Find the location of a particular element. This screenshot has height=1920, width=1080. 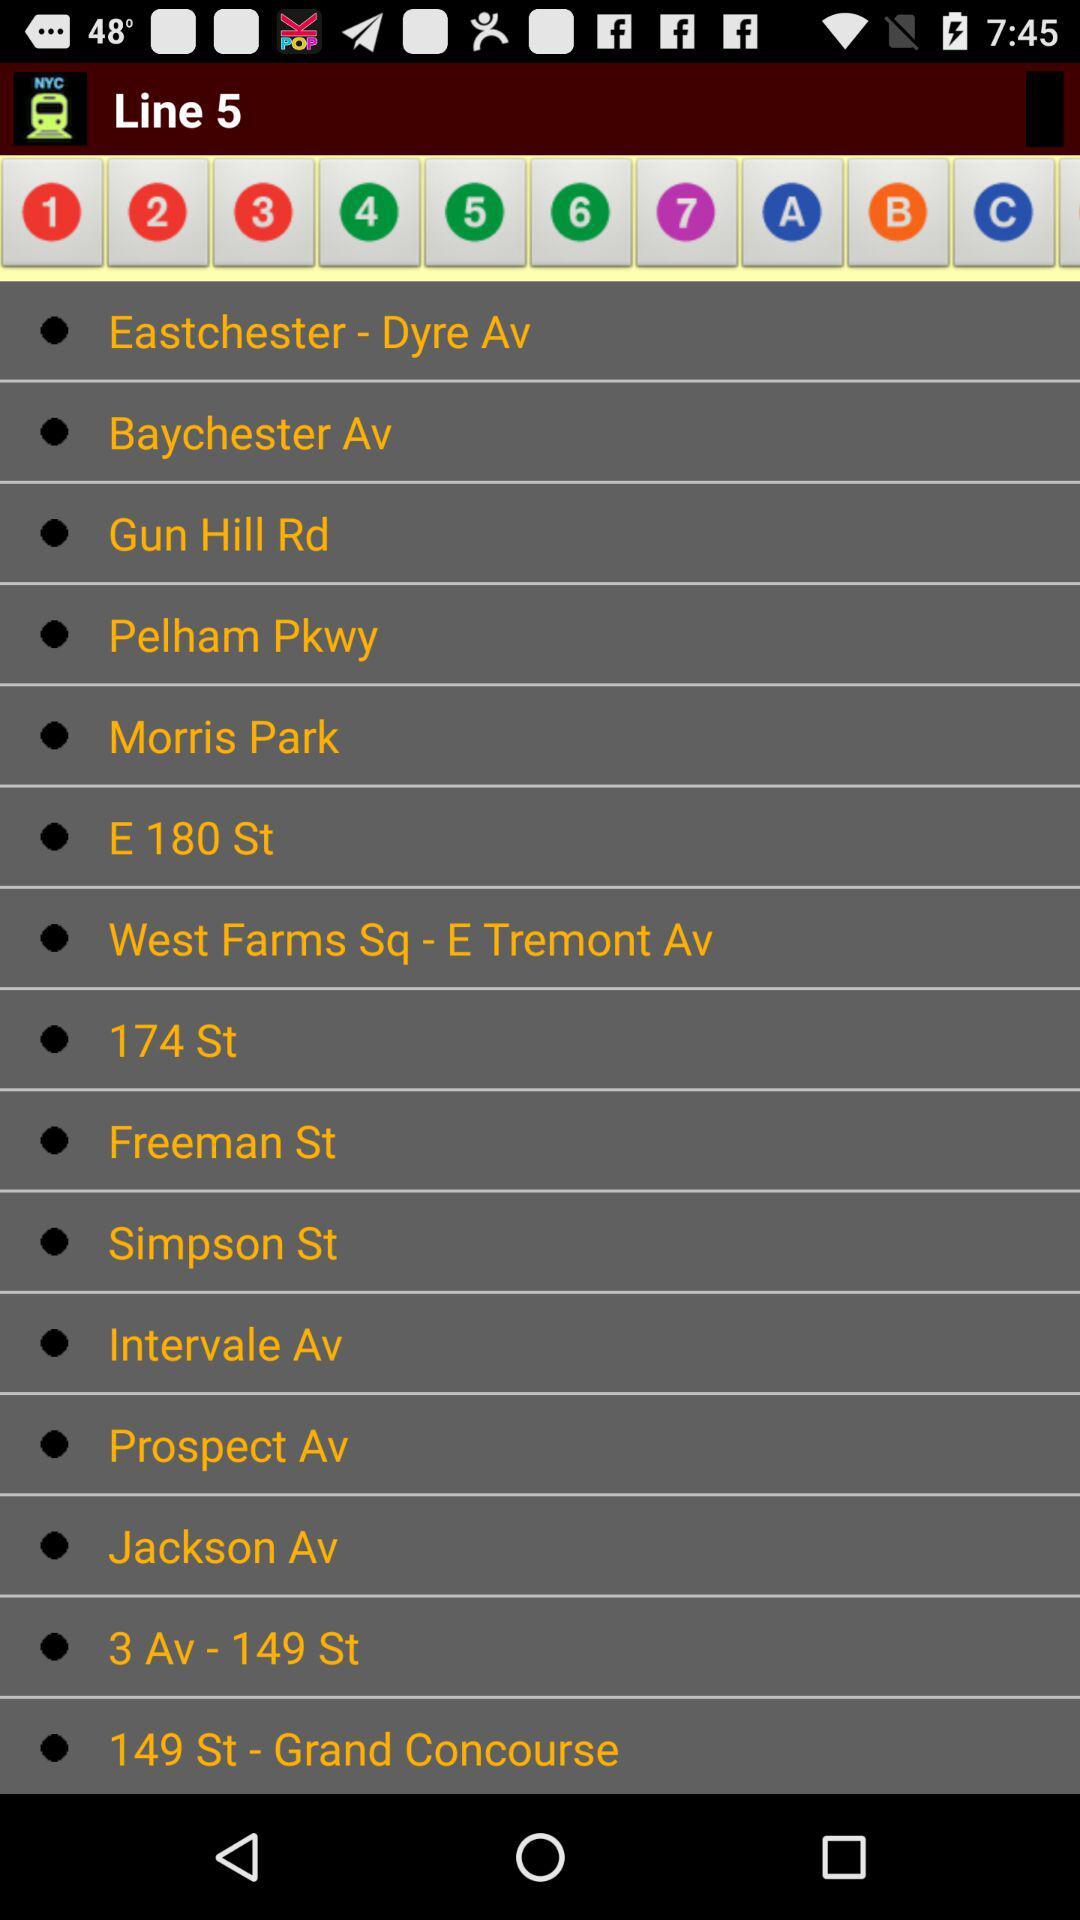

the app below line 5 item is located at coordinates (263, 218).